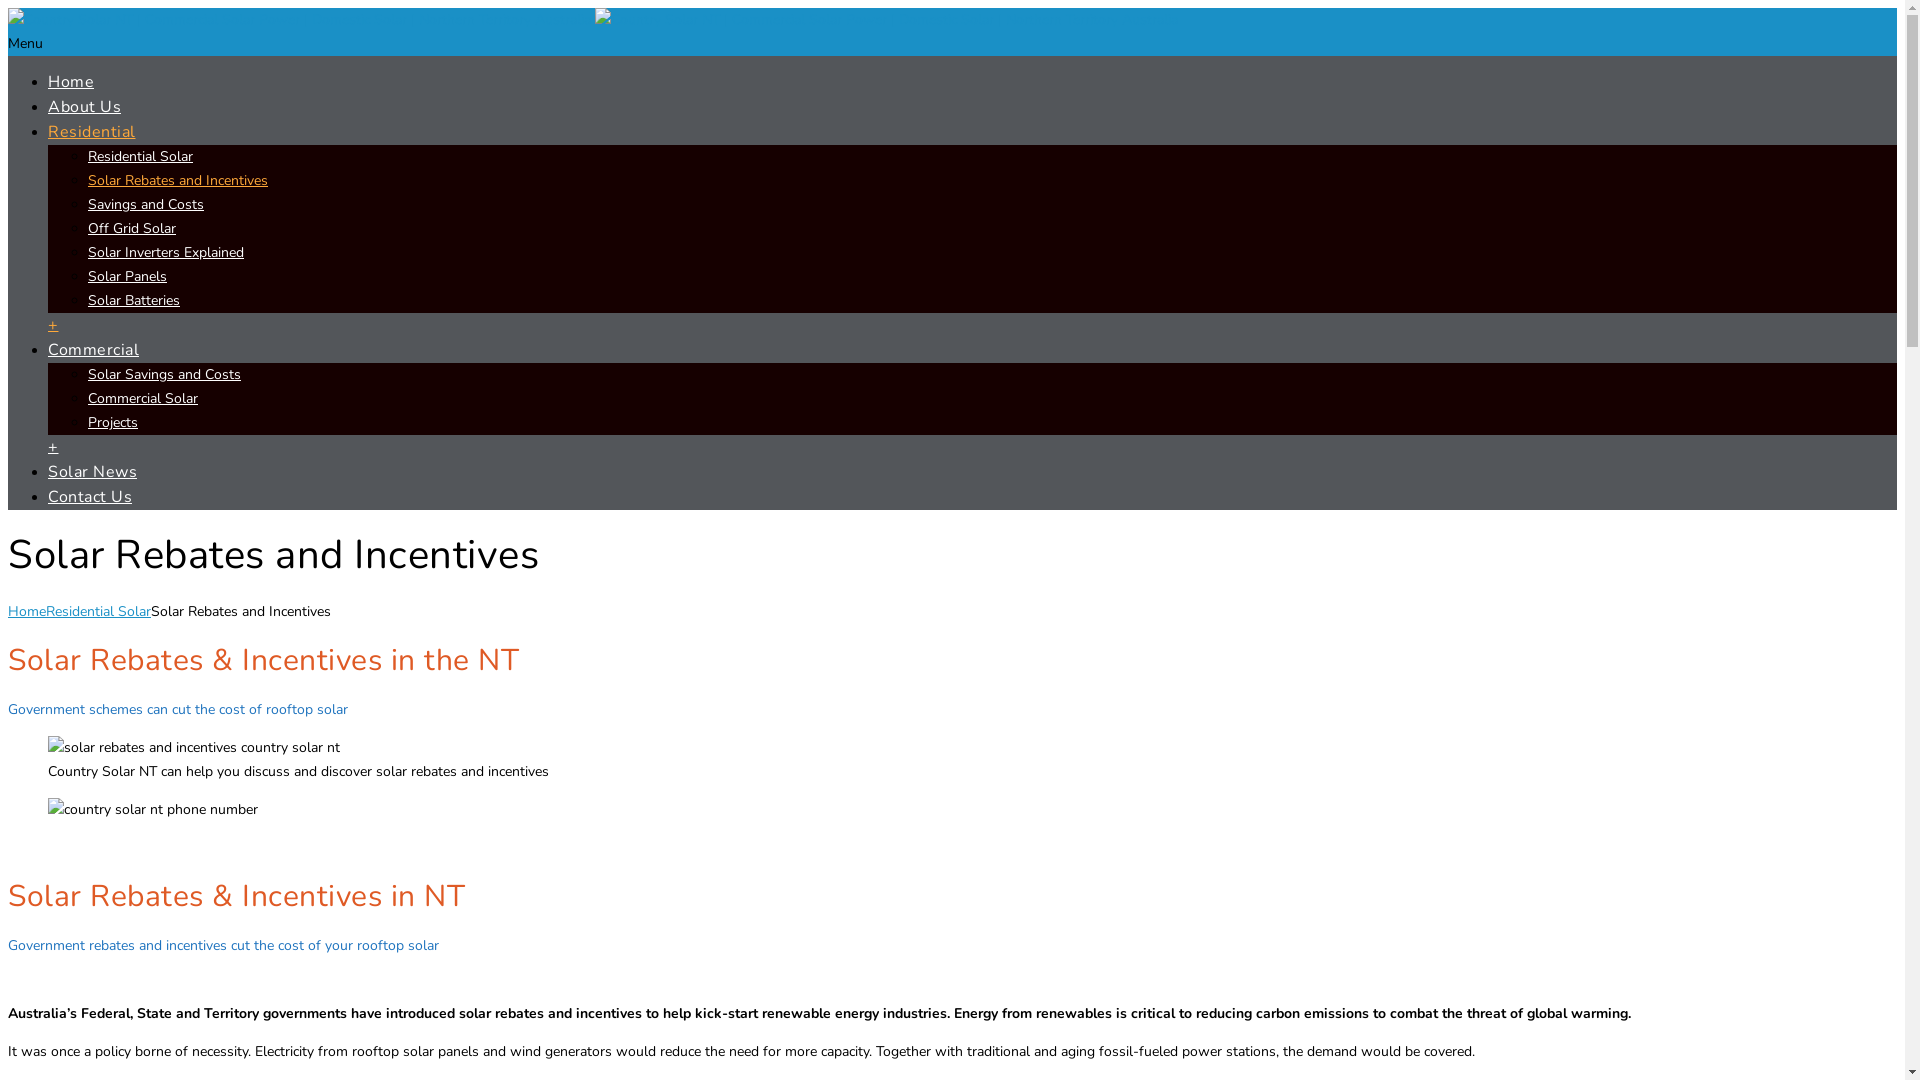 Image resolution: width=1920 pixels, height=1080 pixels. What do you see at coordinates (144, 204) in the screenshot?
I see `'Savings and Costs'` at bounding box center [144, 204].